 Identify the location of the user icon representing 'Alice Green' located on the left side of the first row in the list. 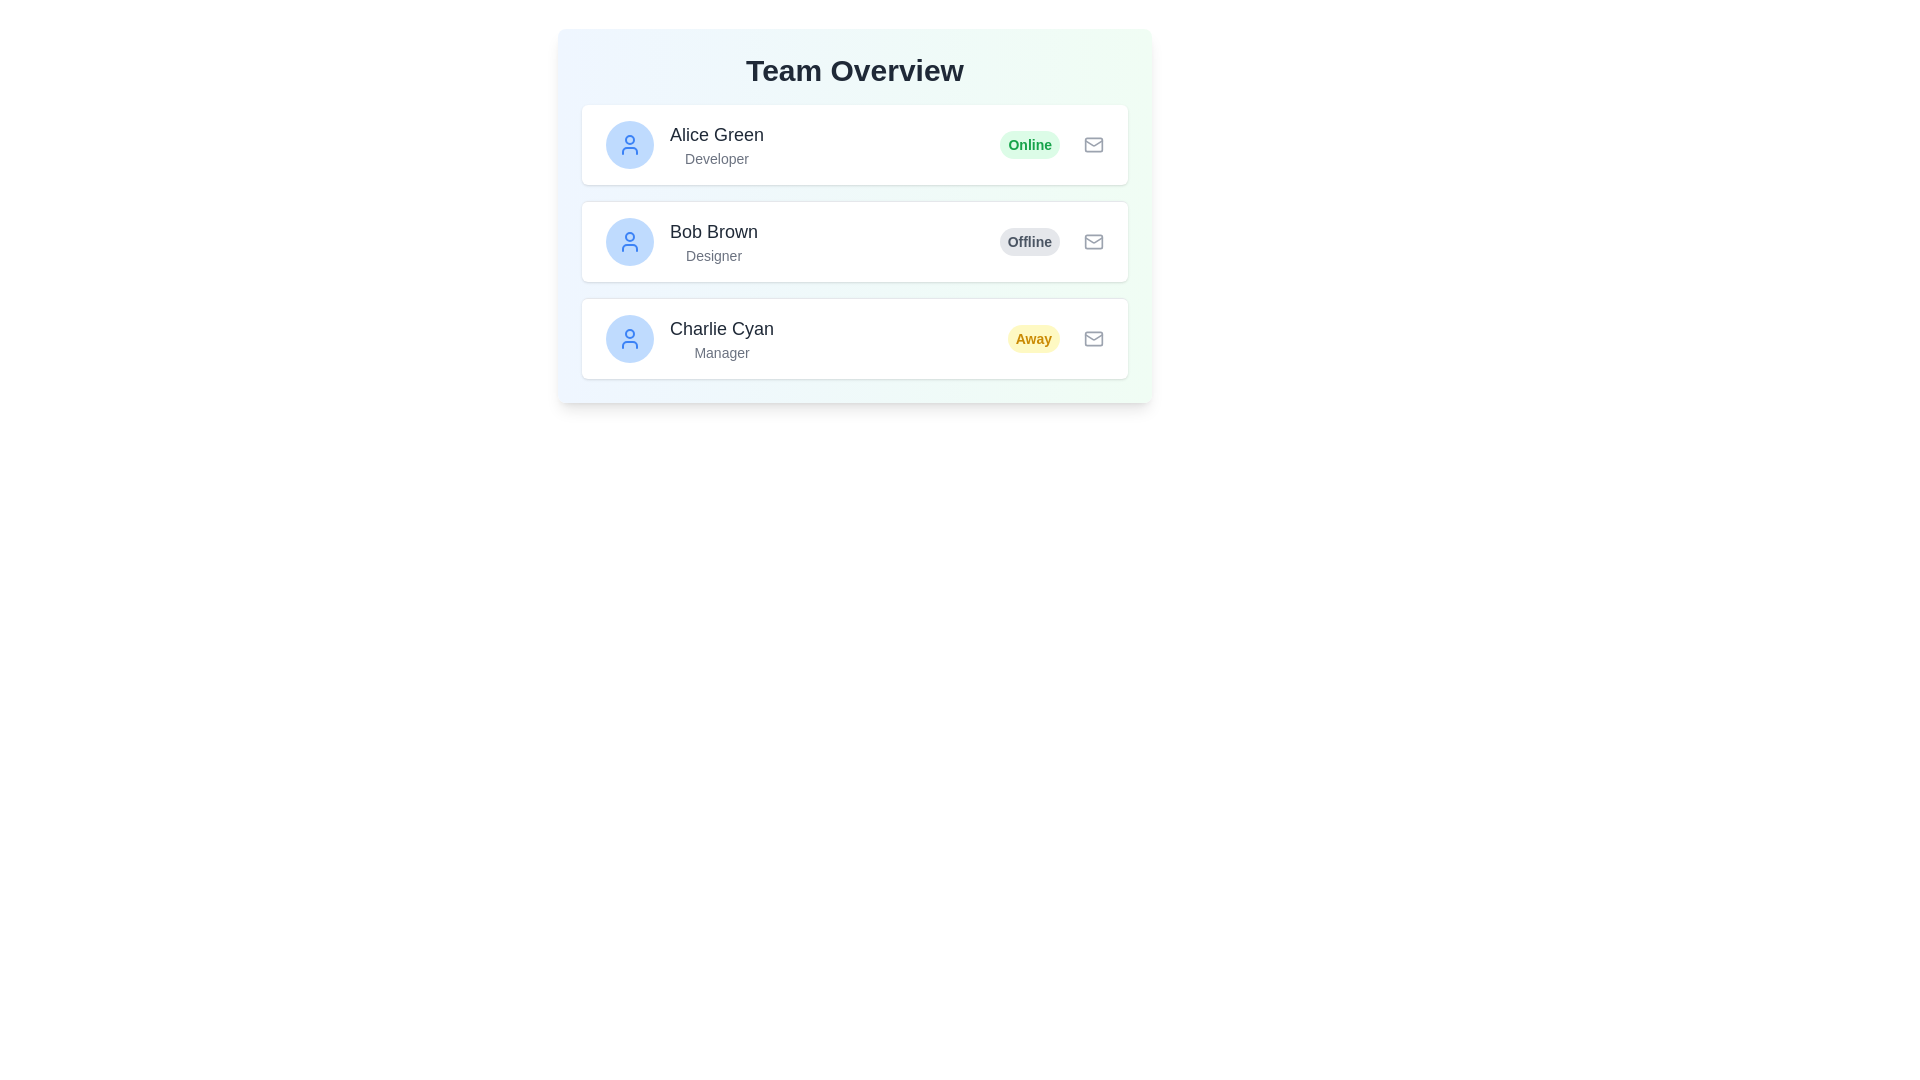
(628, 144).